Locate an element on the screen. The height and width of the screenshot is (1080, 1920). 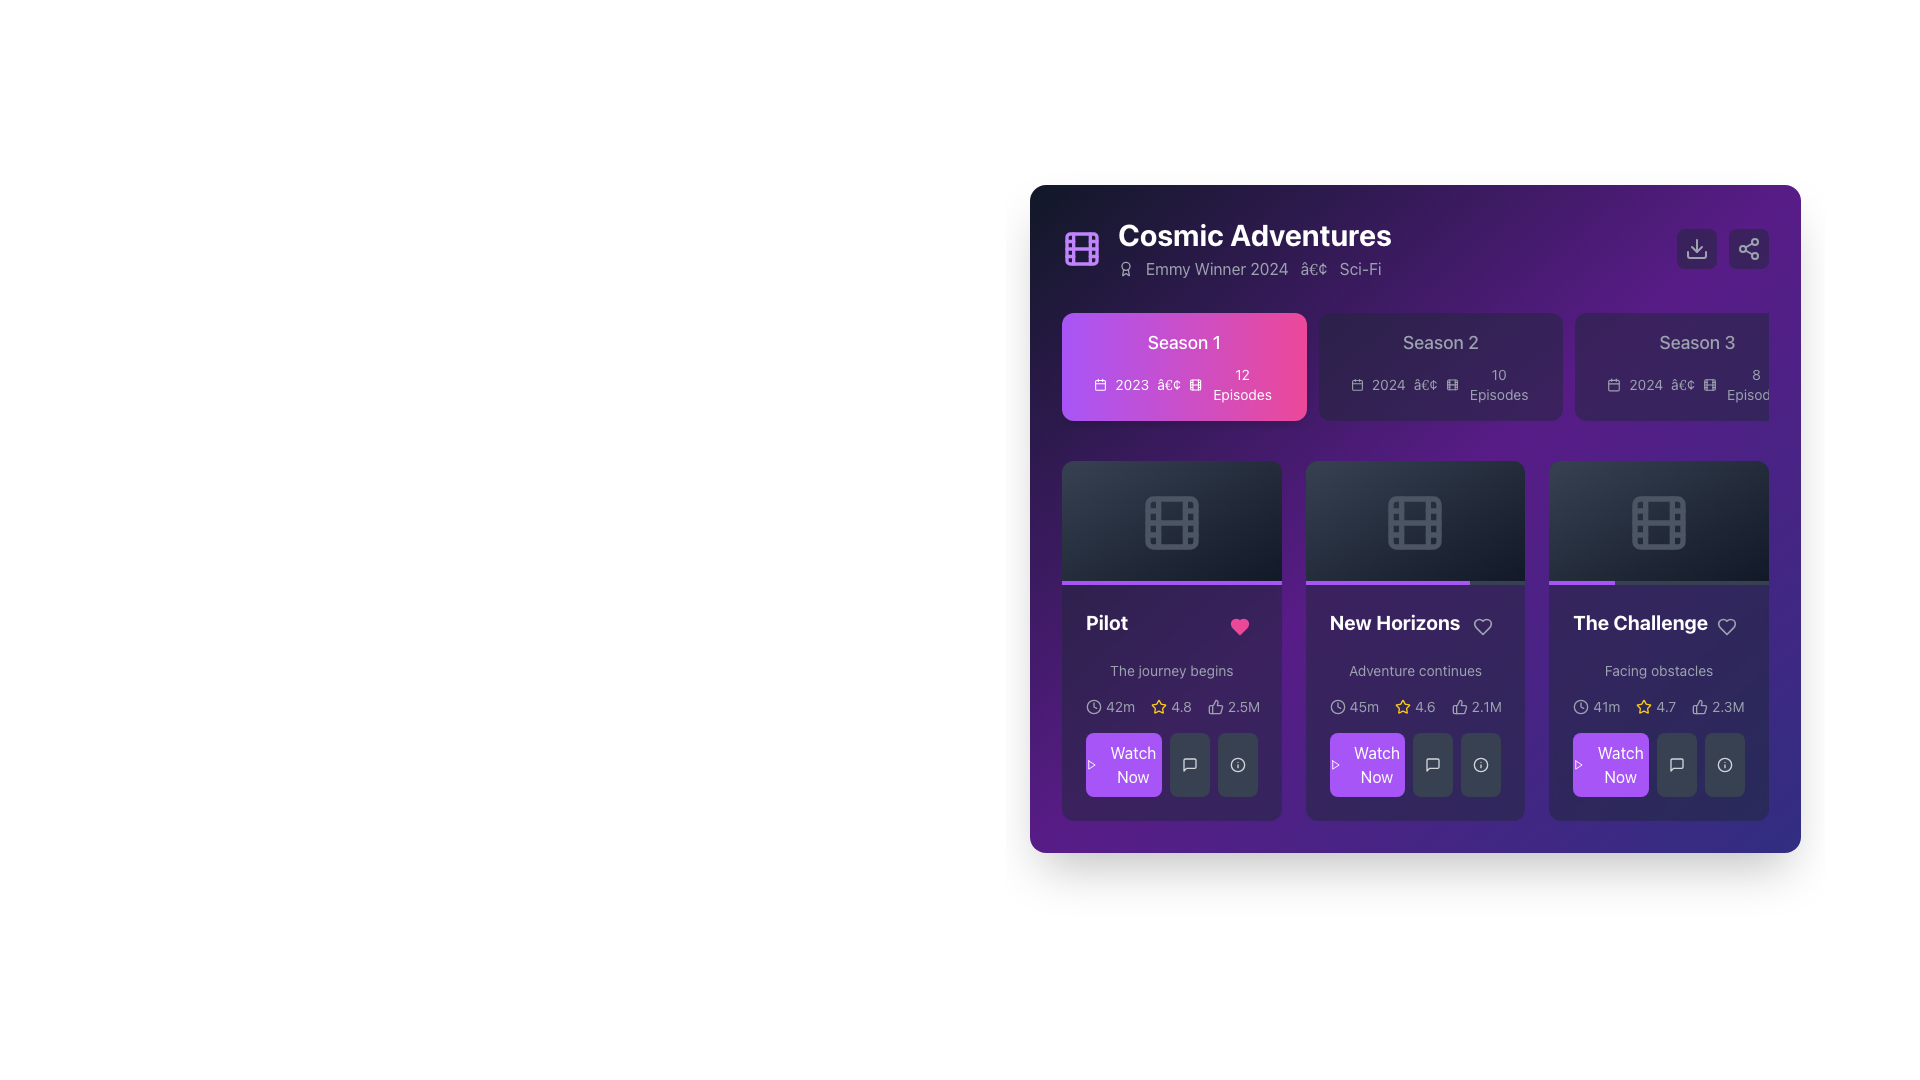
the content card for the episode 'Pilot' is located at coordinates (1171, 701).